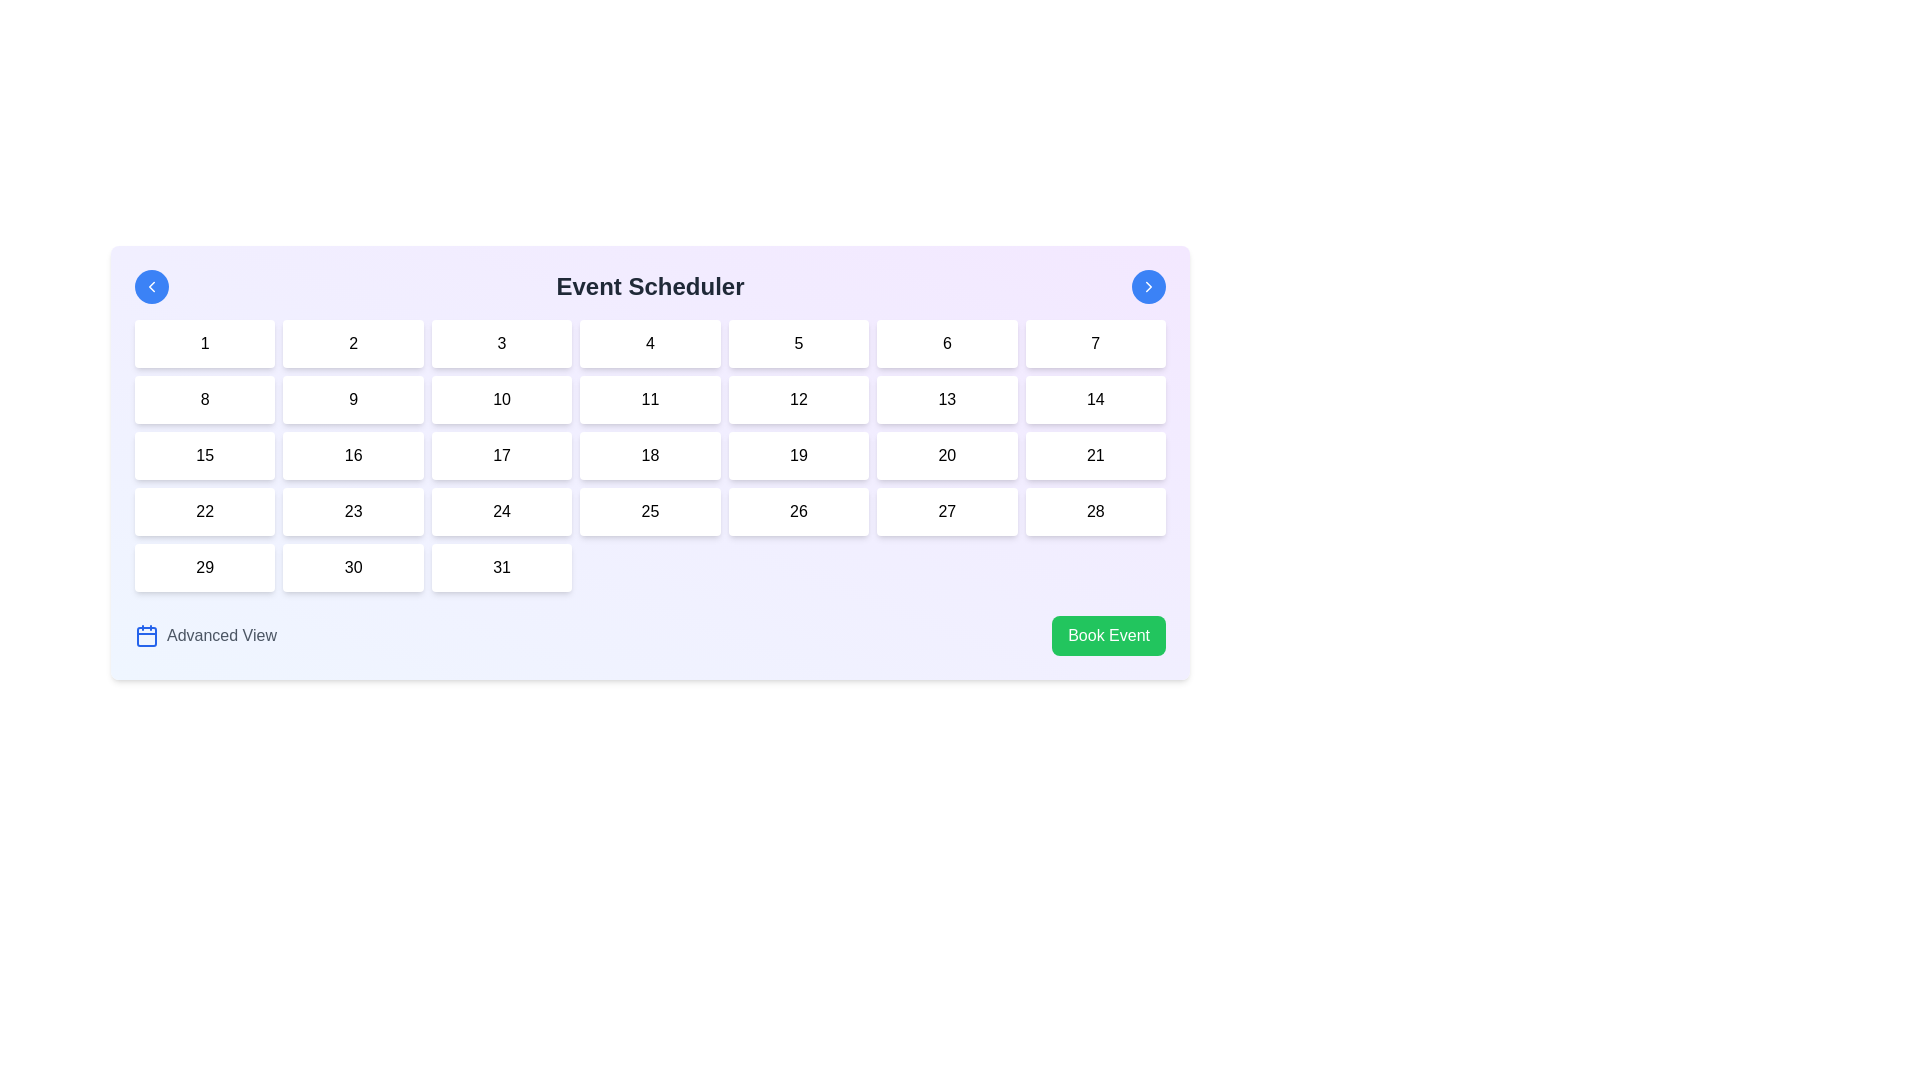  Describe the element at coordinates (353, 455) in the screenshot. I see `the button labeled '16' which is styled with a white background and rounded corners, located in the third row and second column of the grid layout` at that location.